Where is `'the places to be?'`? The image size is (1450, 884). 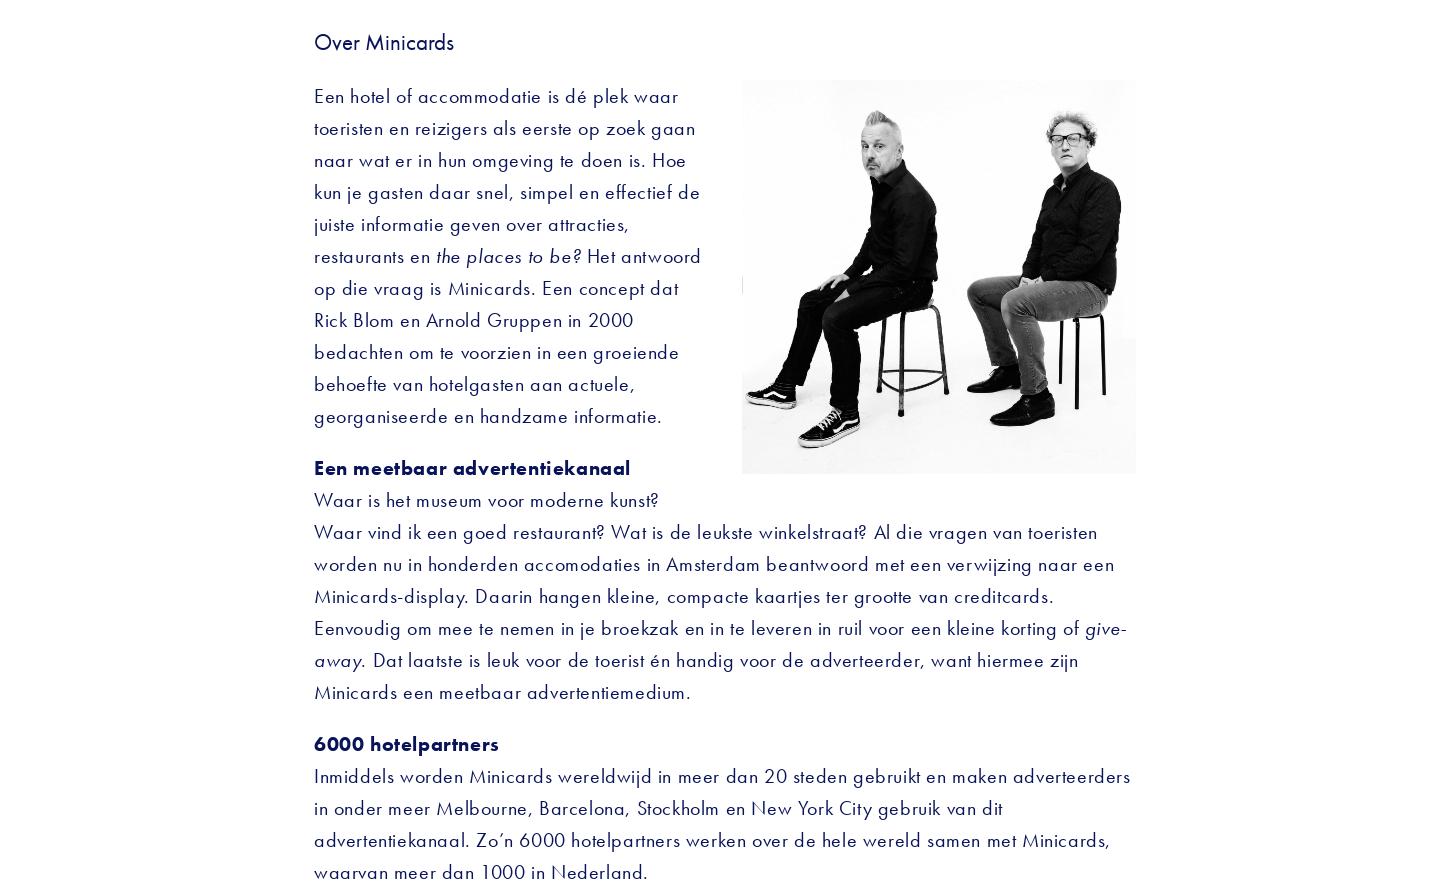
'the places to be?' is located at coordinates (510, 255).